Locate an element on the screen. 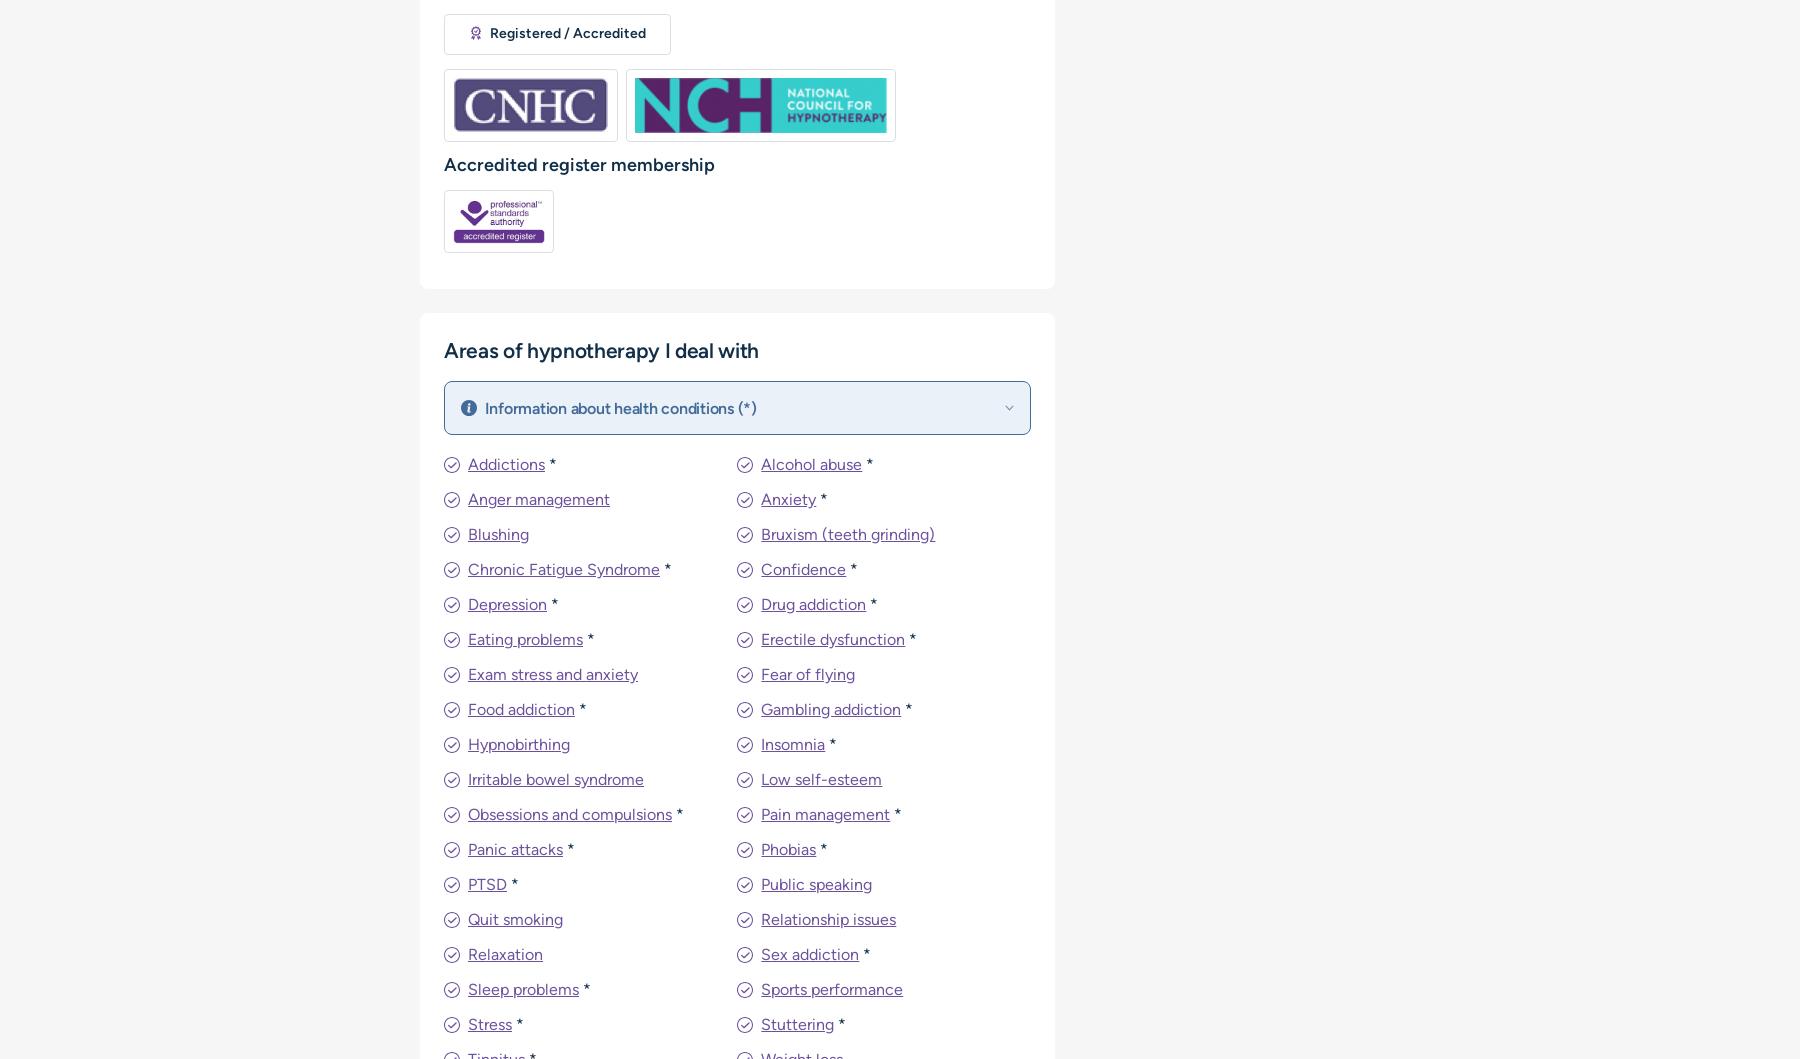  'Obsessions and compulsions' is located at coordinates (570, 813).